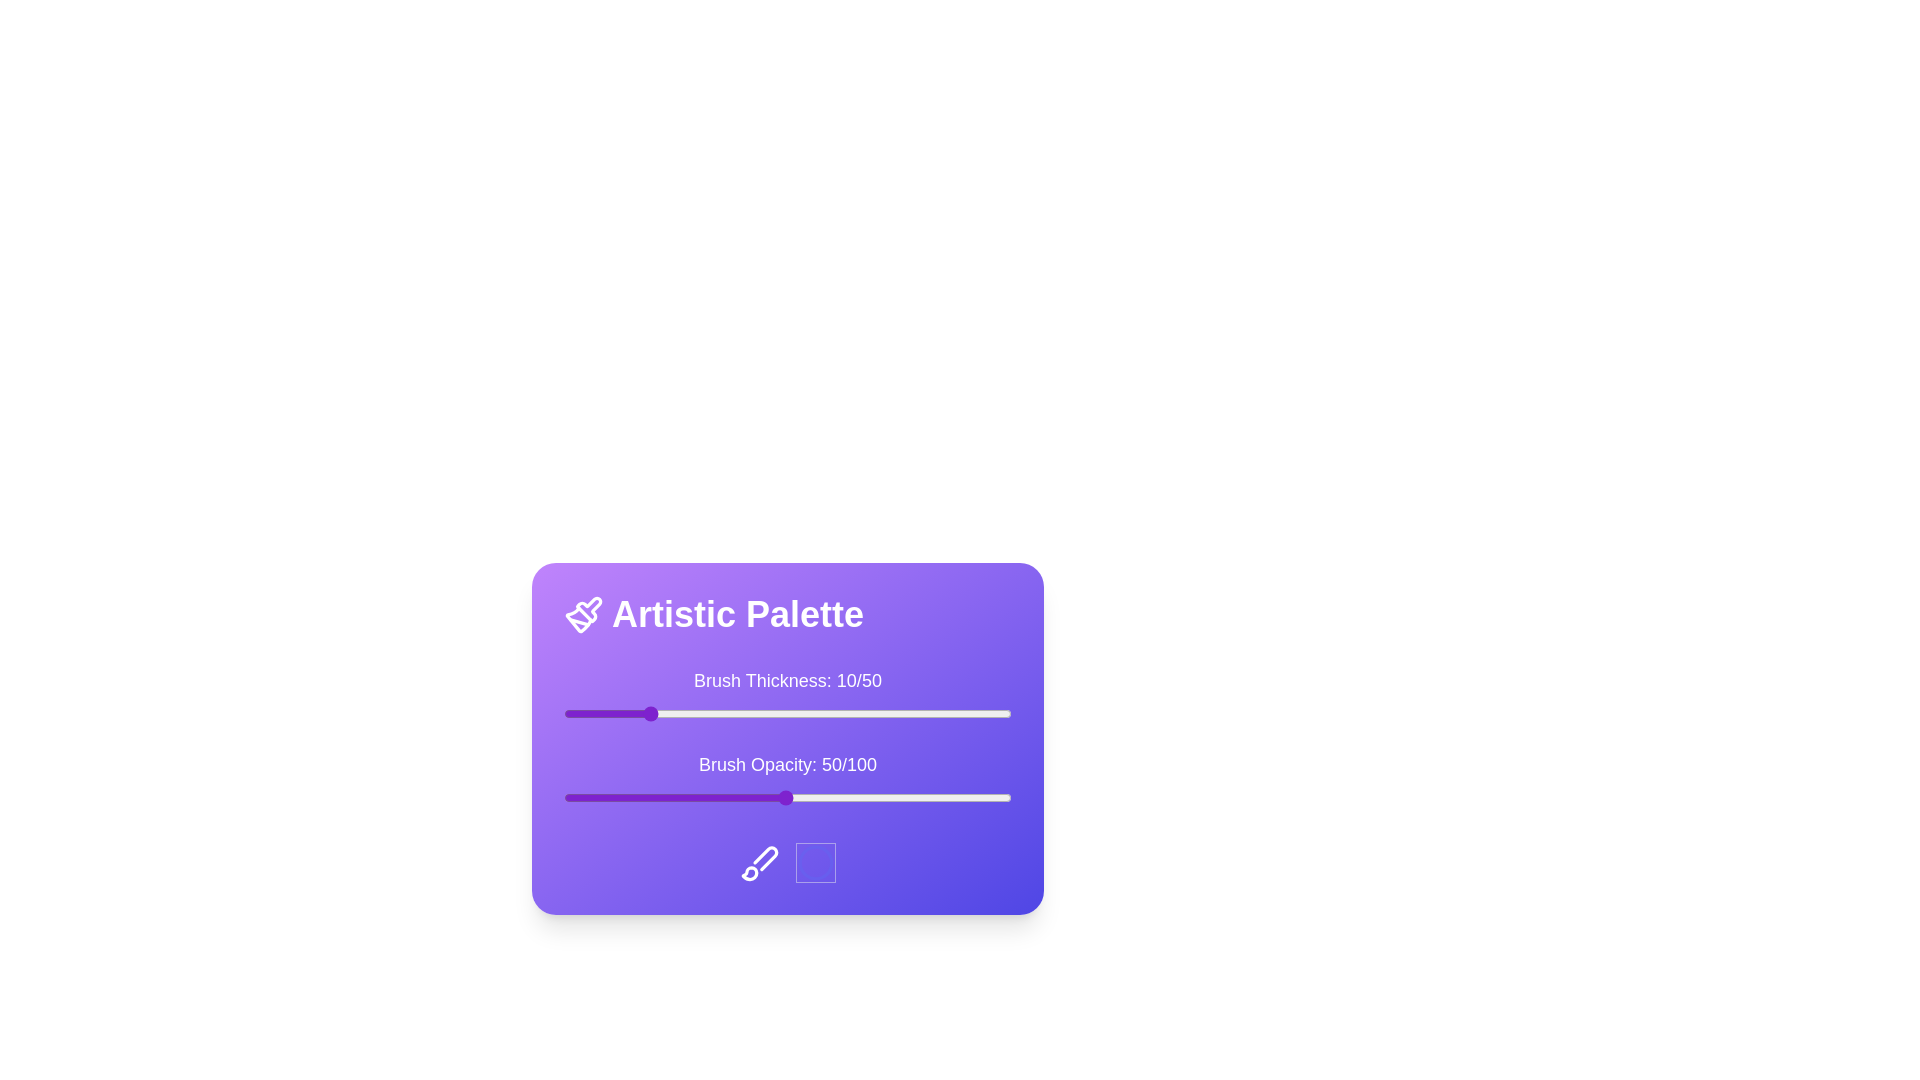  Describe the element at coordinates (640, 797) in the screenshot. I see `the 'Brush Opacity' slider to set the opacity to 18%` at that location.